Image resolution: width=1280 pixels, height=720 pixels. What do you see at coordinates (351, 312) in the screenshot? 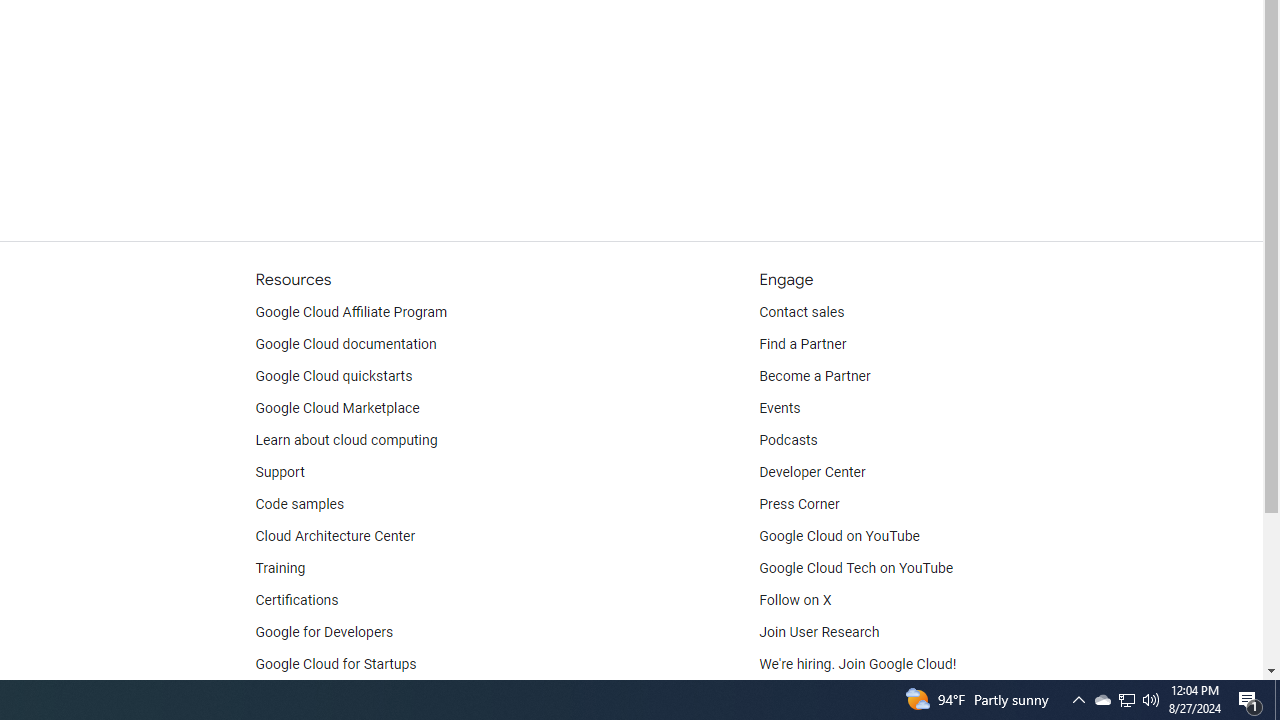
I see `'Google Cloud Affiliate Program'` at bounding box center [351, 312].